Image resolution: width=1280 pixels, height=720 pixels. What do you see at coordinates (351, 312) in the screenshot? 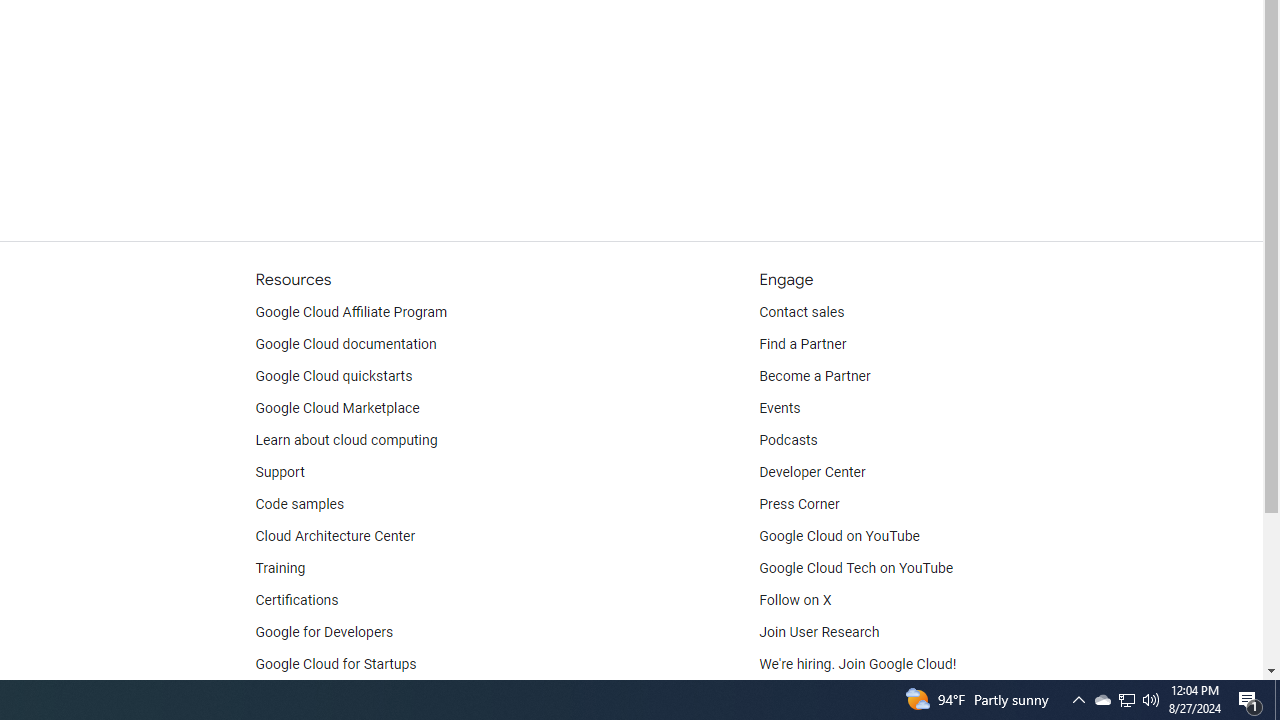
I see `'Google Cloud Affiliate Program'` at bounding box center [351, 312].